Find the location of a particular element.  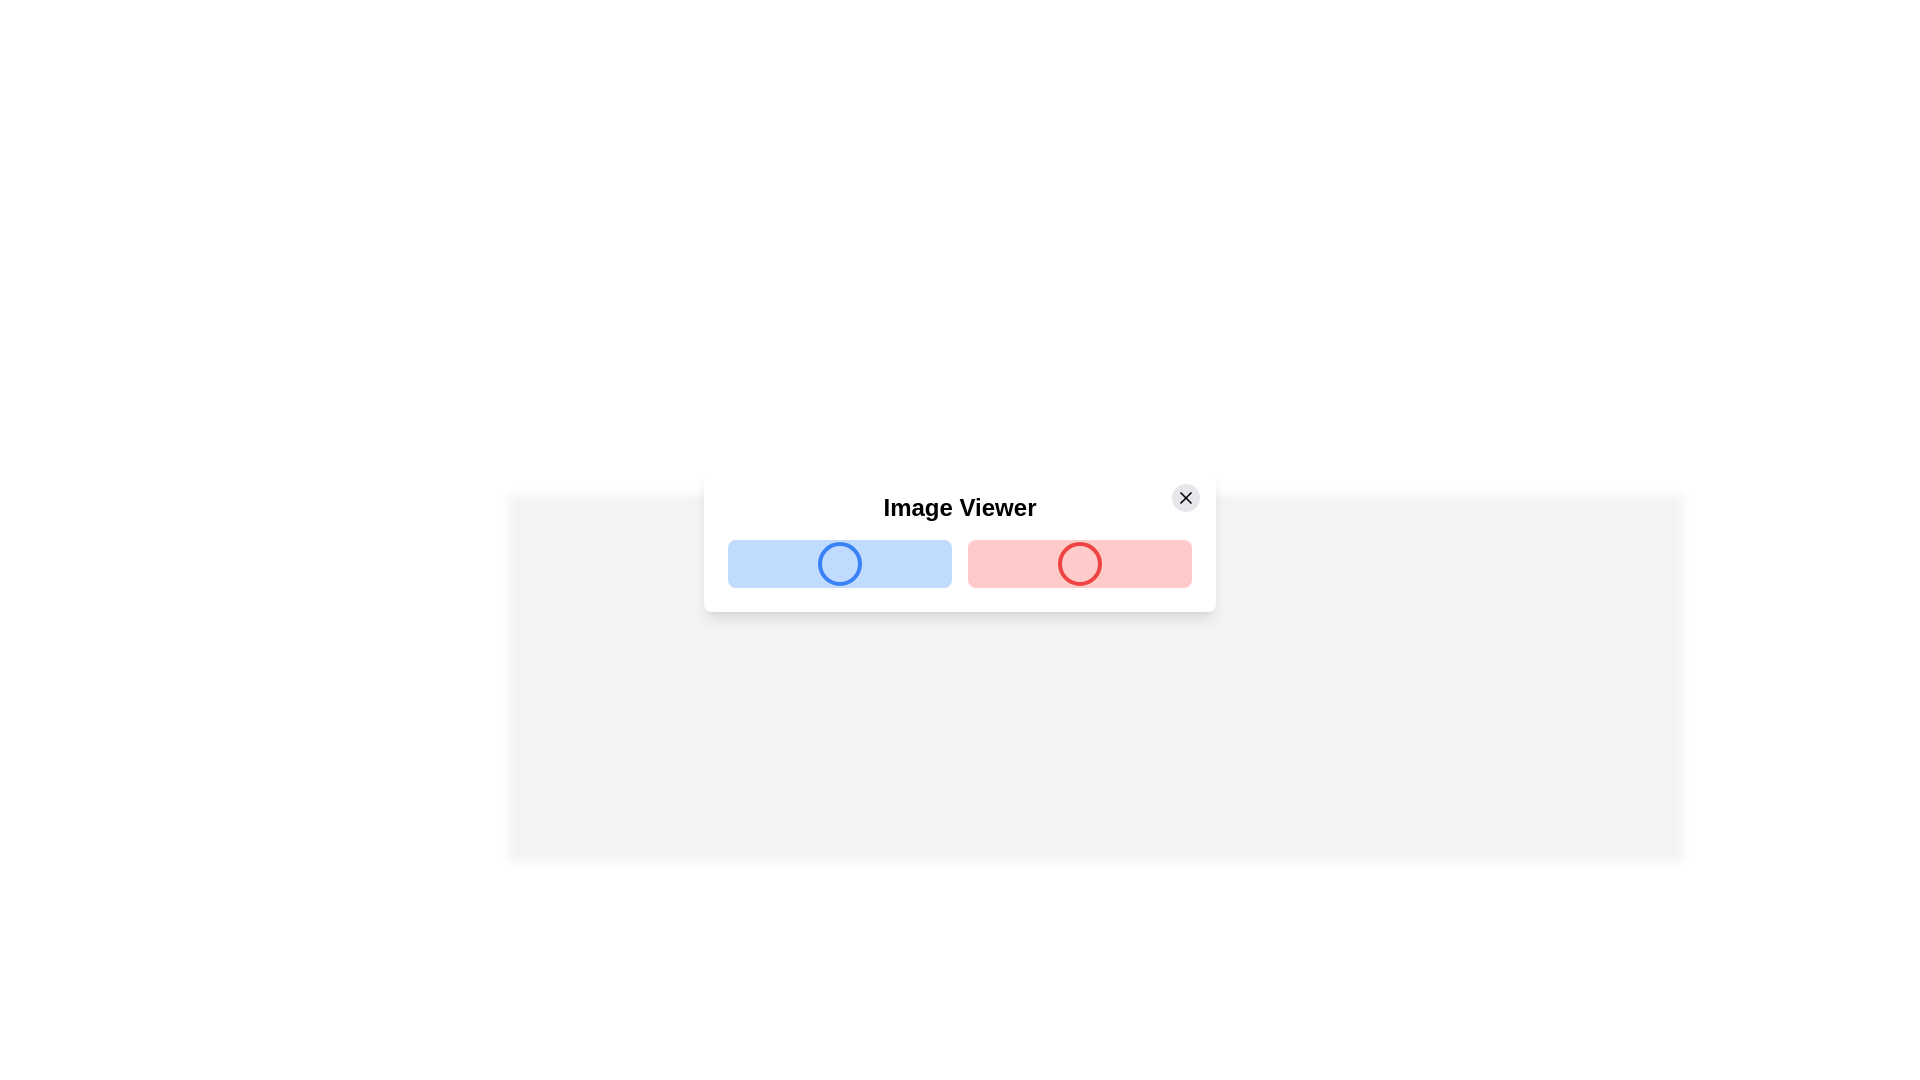

the small circular button with a light gray background and a black 'X' icon is located at coordinates (1185, 496).